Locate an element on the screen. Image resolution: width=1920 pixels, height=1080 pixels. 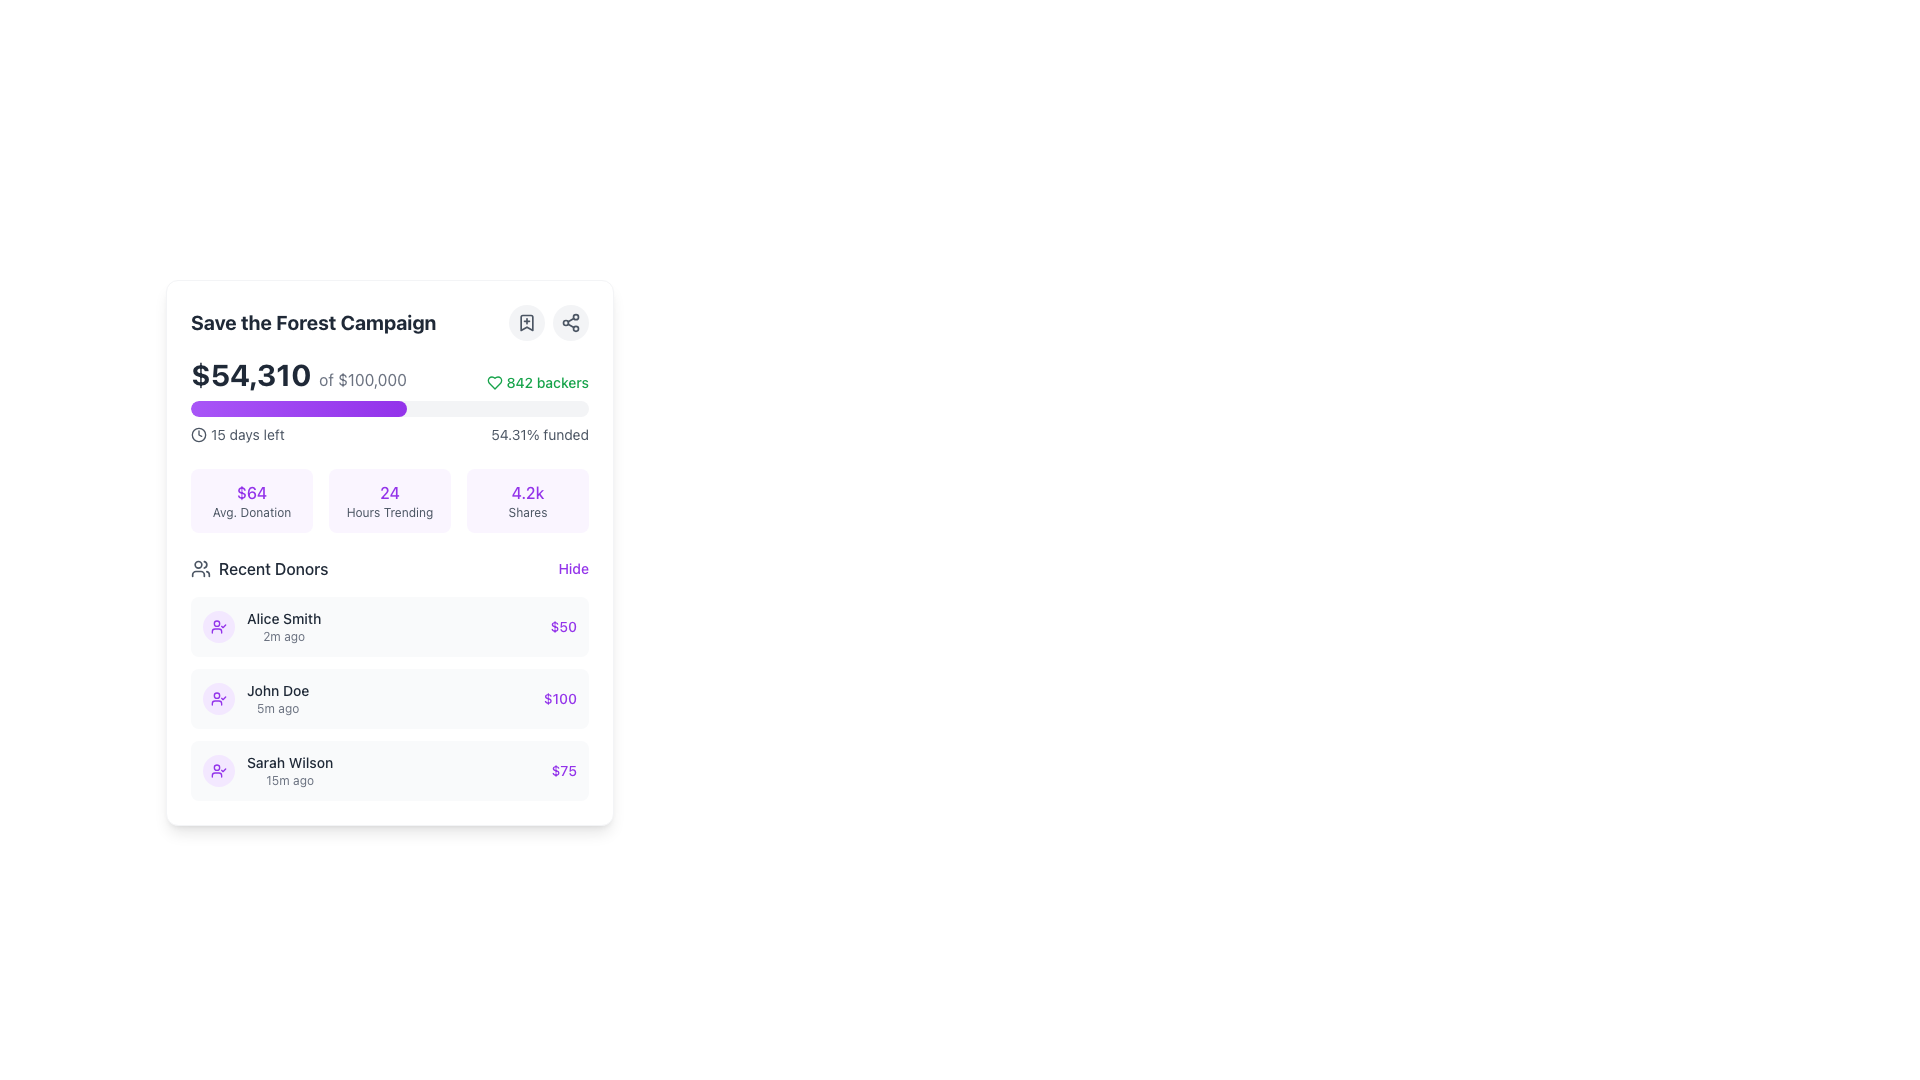
the purple text displaying '$64', which is styled with medium font weight and is situated in a rounded, light purple background, located above the smaller text 'Avg. Donation' is located at coordinates (251, 493).